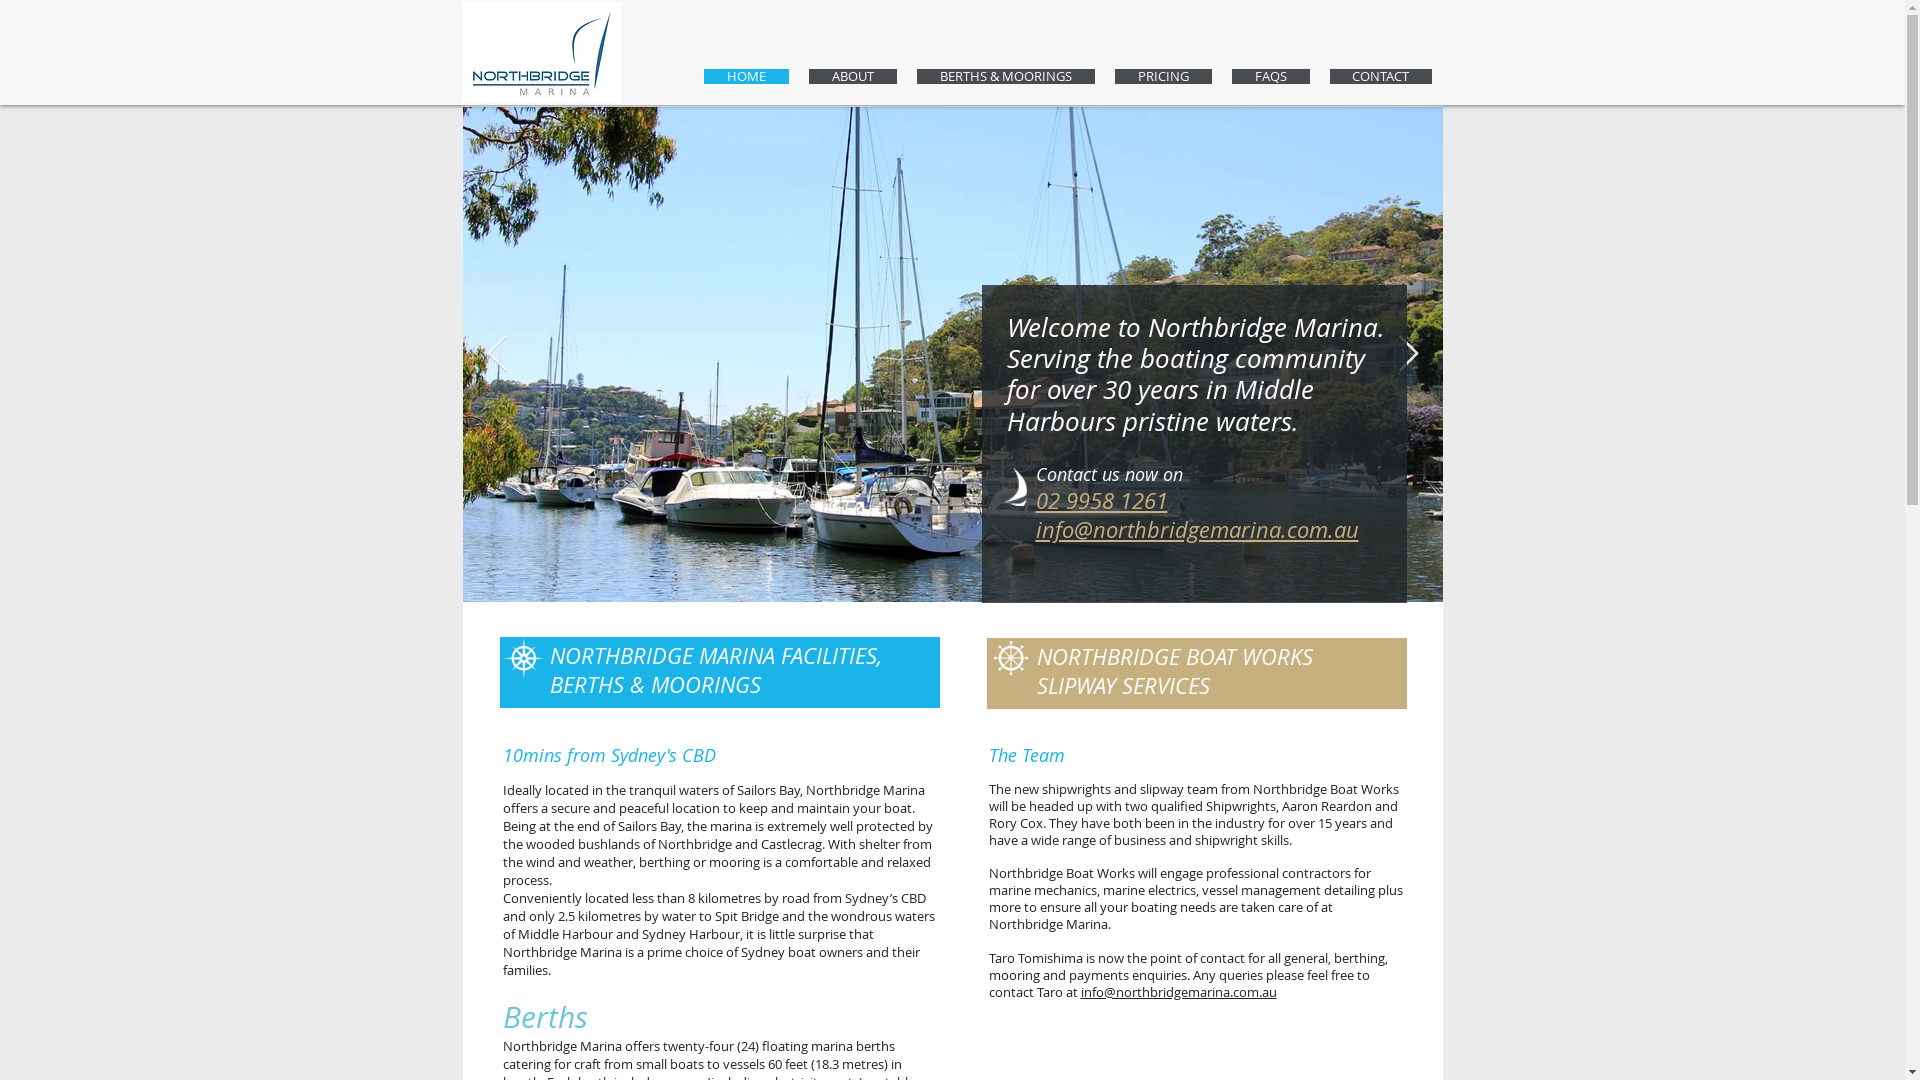 This screenshot has width=1920, height=1080. Describe the element at coordinates (1901, 6) in the screenshot. I see `'Visitor Analytics'` at that location.